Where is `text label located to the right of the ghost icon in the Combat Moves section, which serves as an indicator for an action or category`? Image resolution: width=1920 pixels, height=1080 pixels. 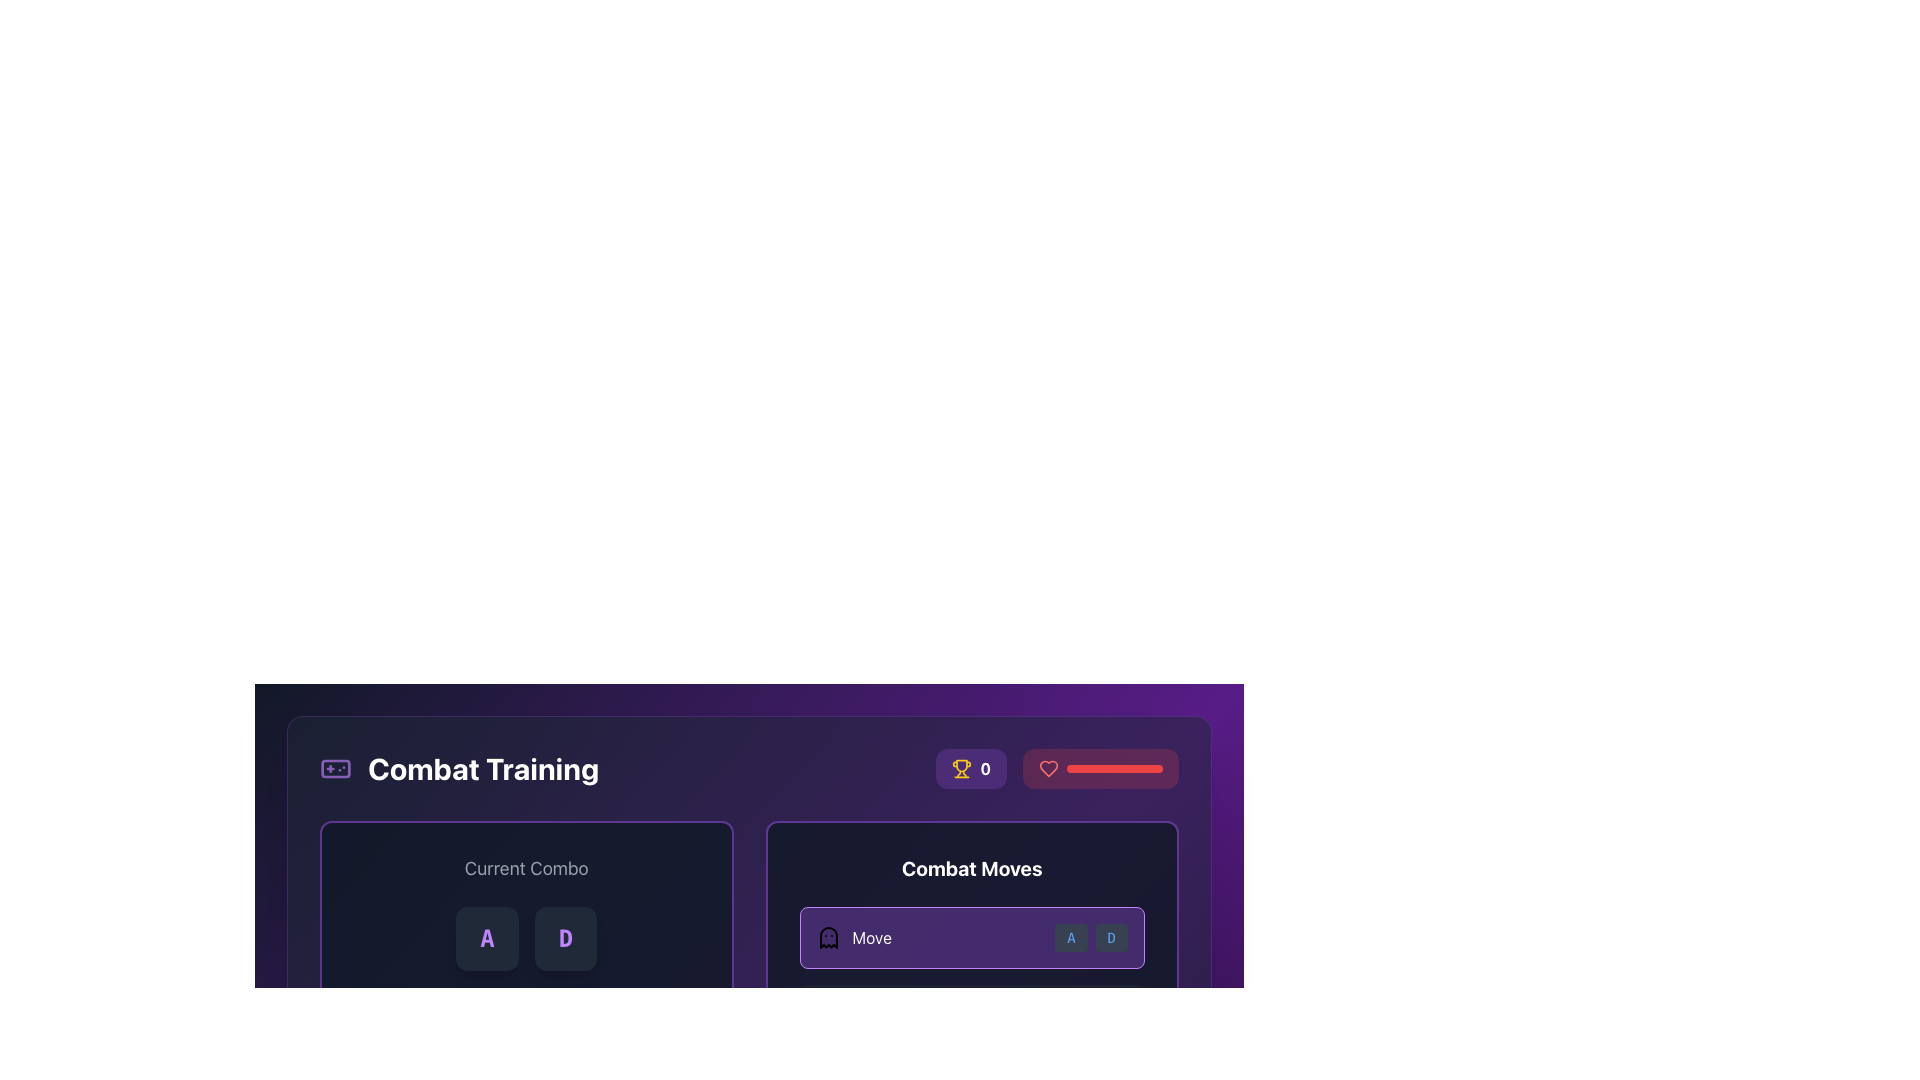
text label located to the right of the ghost icon in the Combat Moves section, which serves as an indicator for an action or category is located at coordinates (872, 937).